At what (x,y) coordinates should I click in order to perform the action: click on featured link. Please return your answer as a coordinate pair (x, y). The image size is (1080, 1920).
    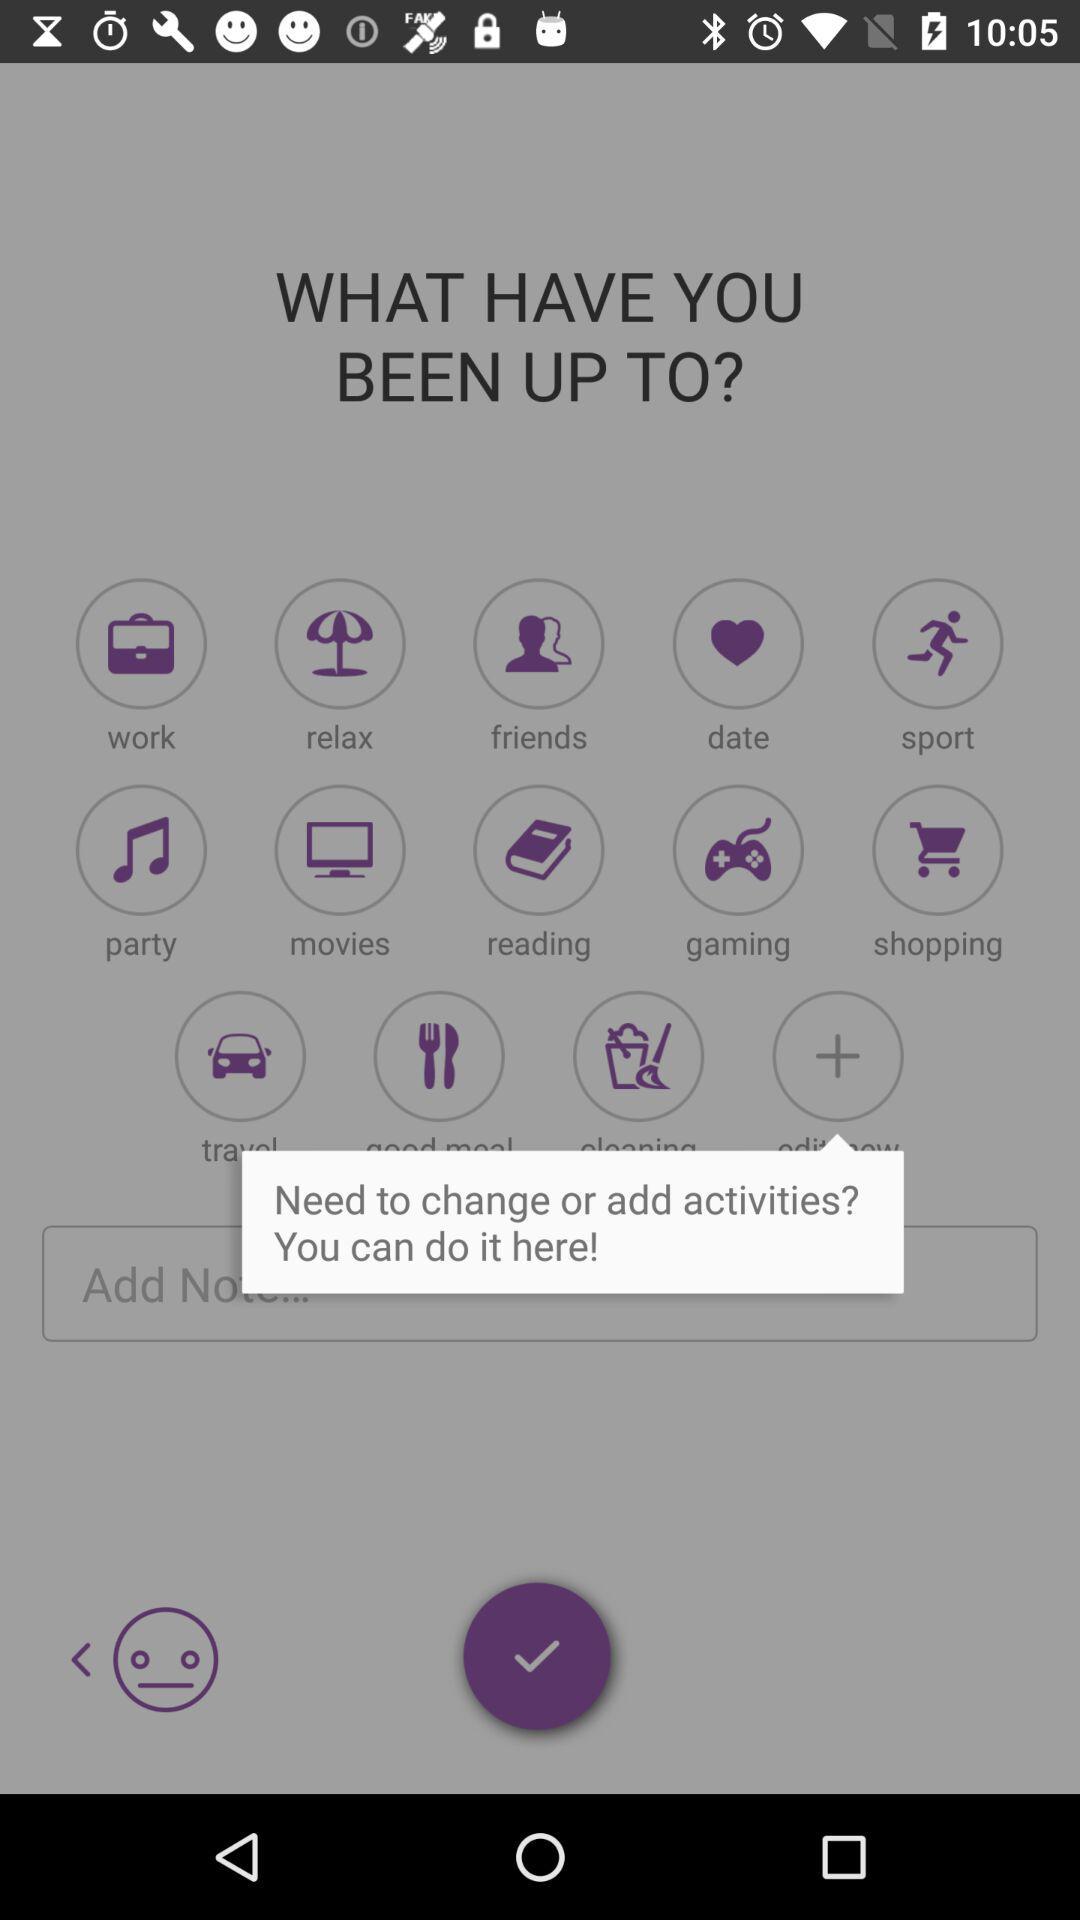
    Looking at the image, I should click on (339, 850).